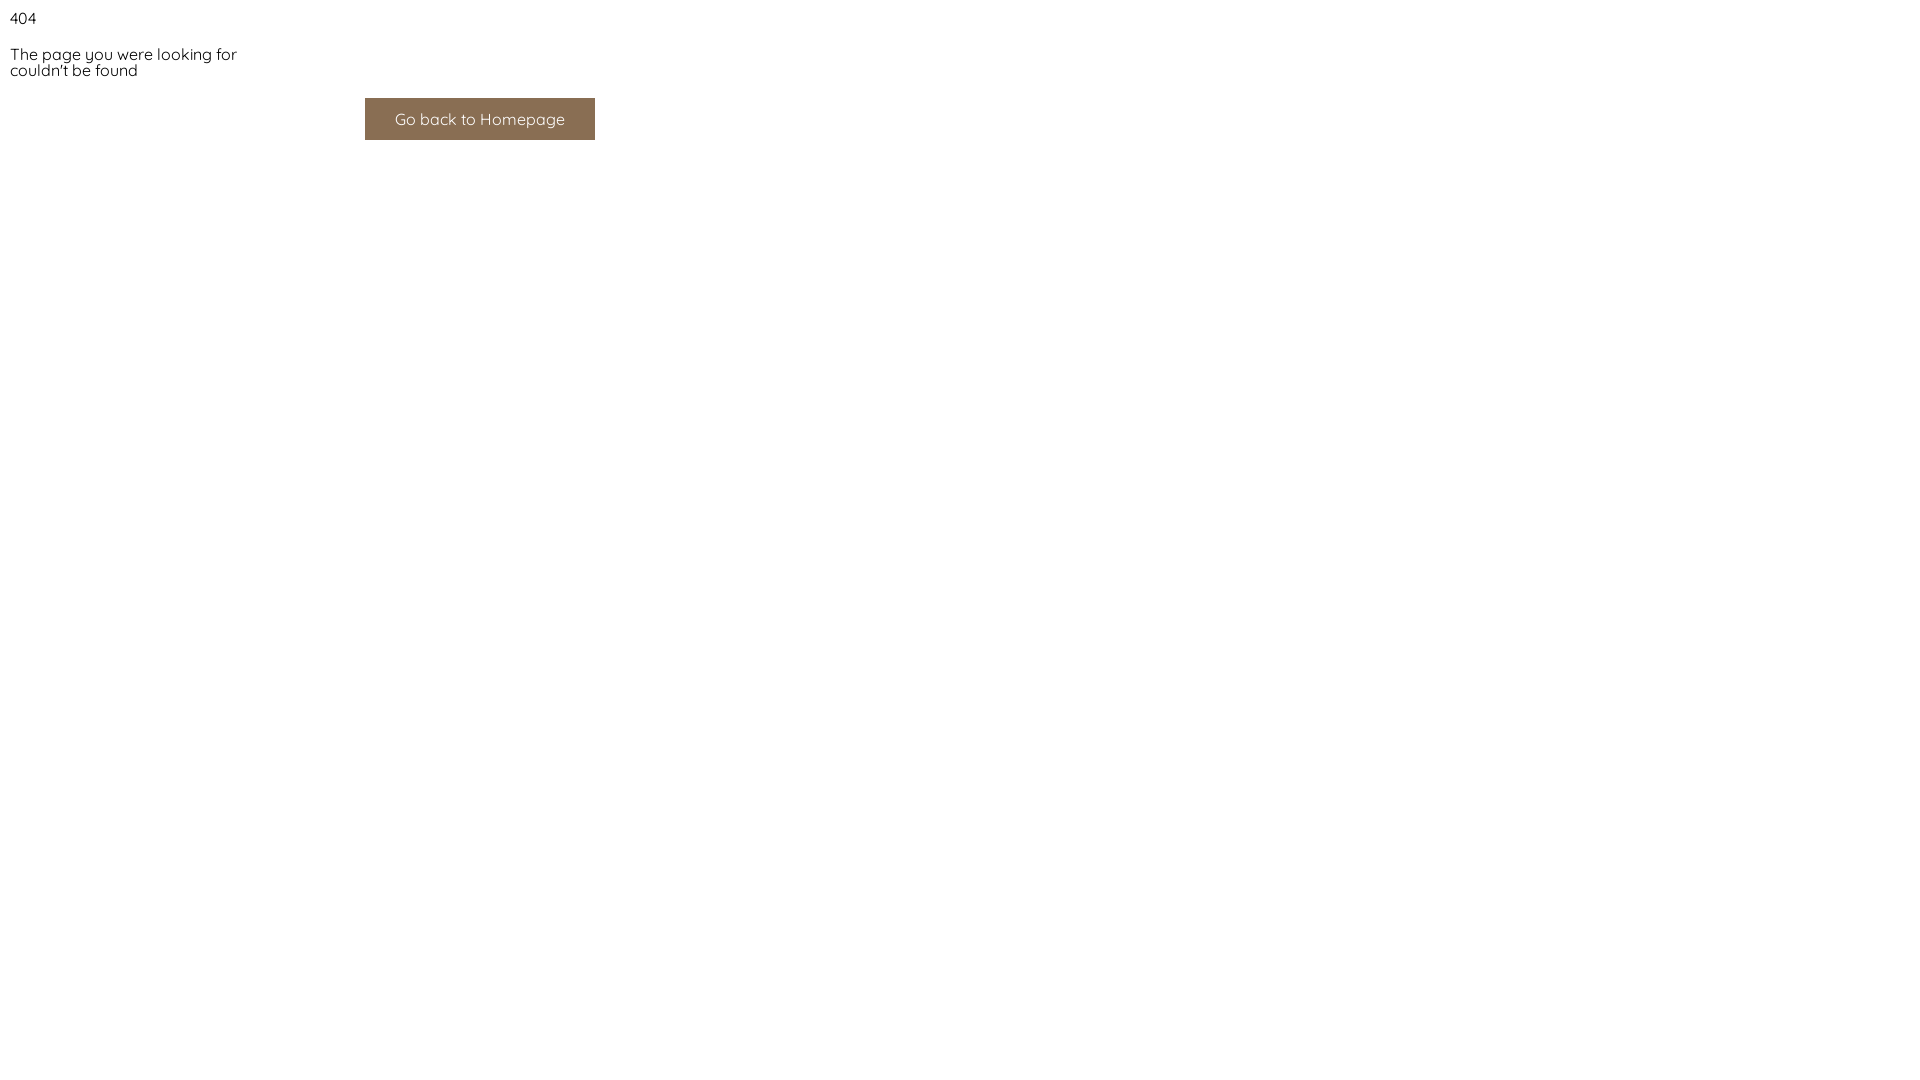 The width and height of the screenshot is (1920, 1080). Describe the element at coordinates (480, 119) in the screenshot. I see `'Go back to Homepage'` at that location.